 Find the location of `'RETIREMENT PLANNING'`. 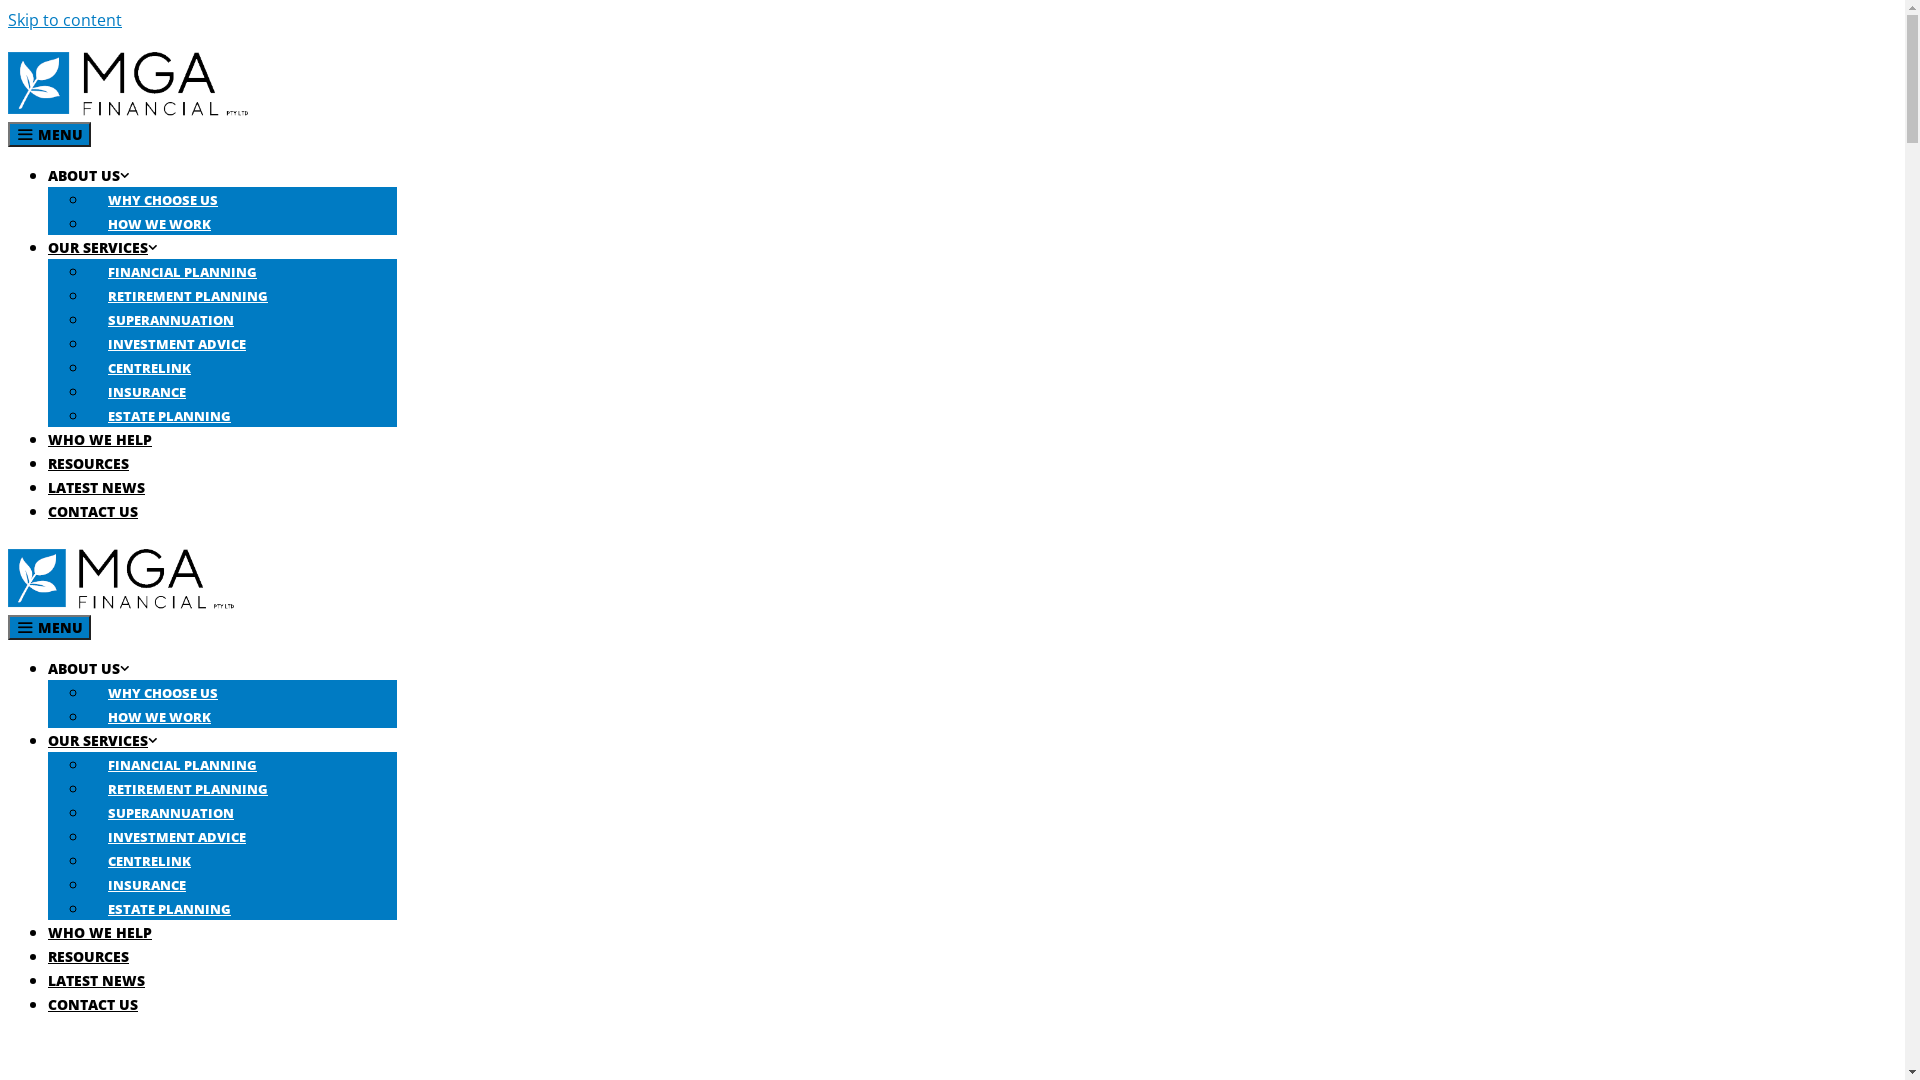

'RETIREMENT PLANNING' is located at coordinates (187, 296).